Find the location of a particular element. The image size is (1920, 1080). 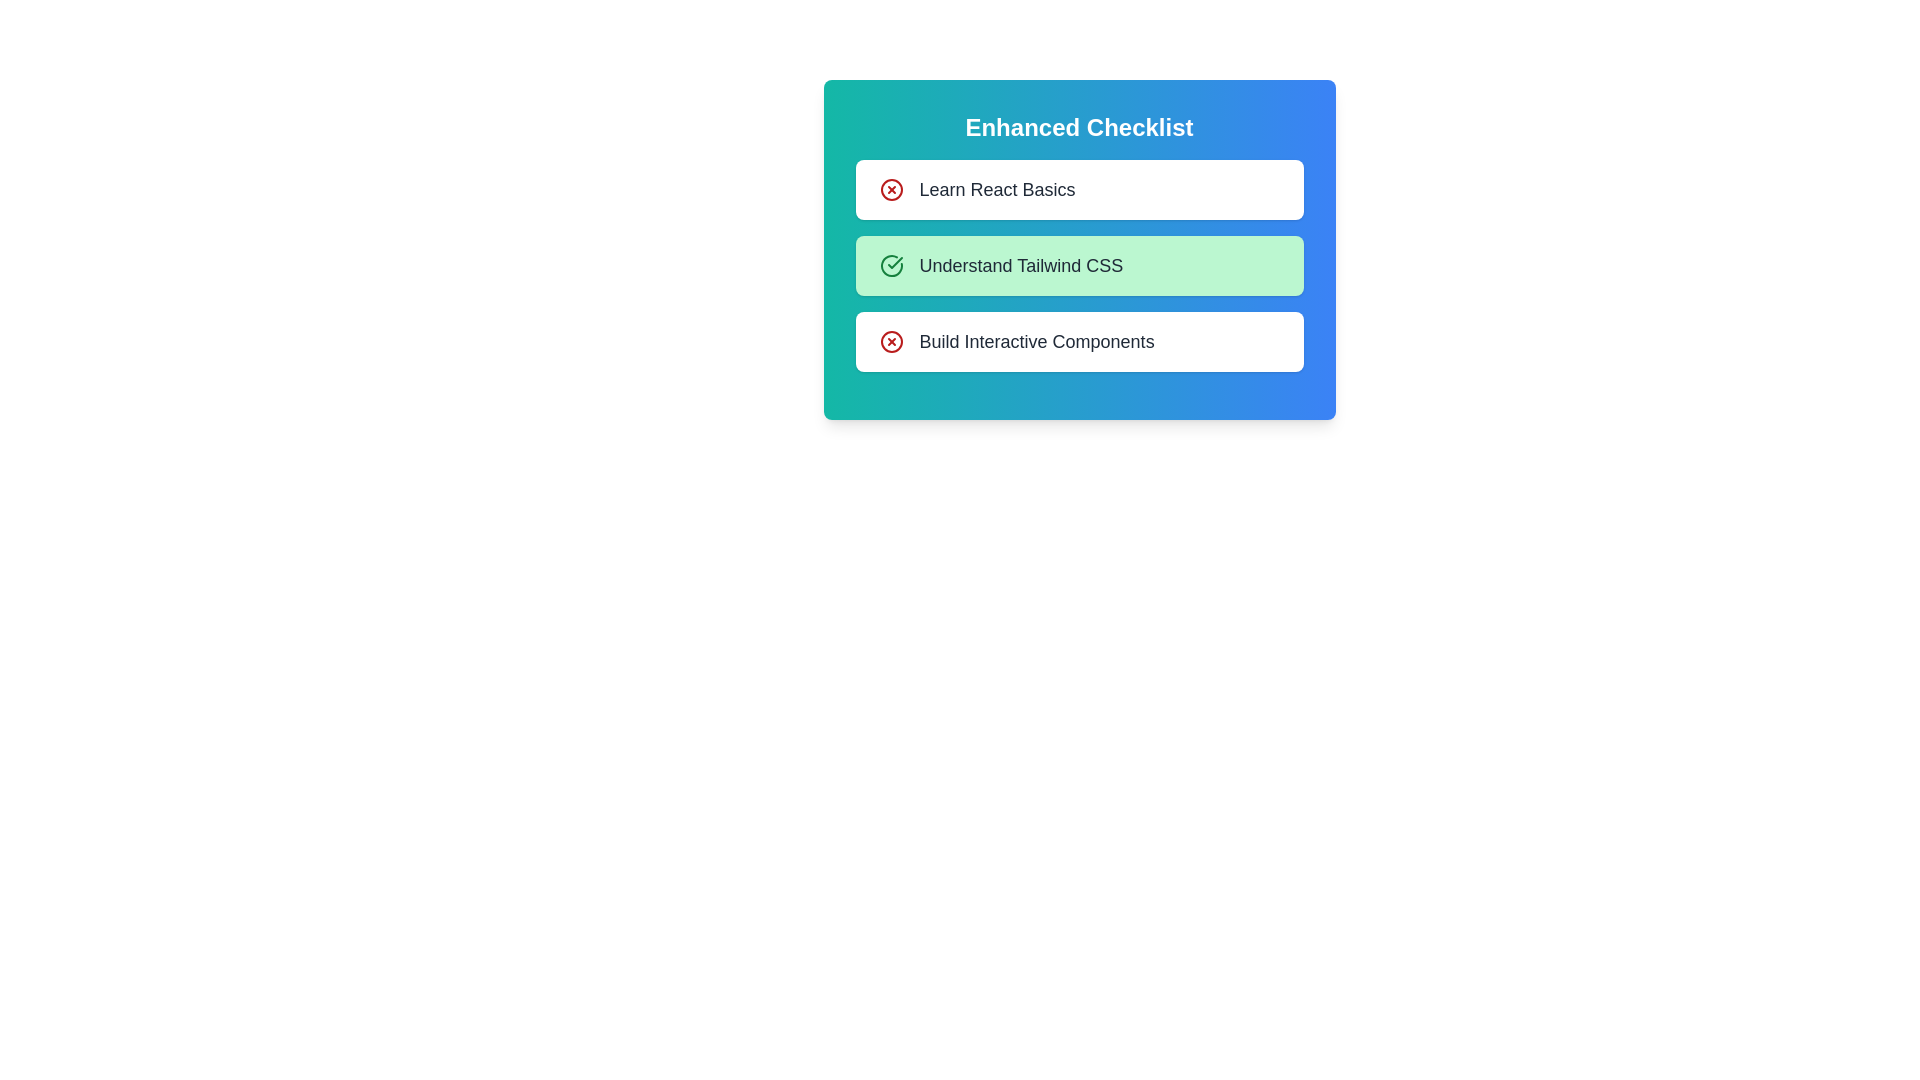

the checklist item Learn React Basics to observe its hover effect is located at coordinates (1078, 189).